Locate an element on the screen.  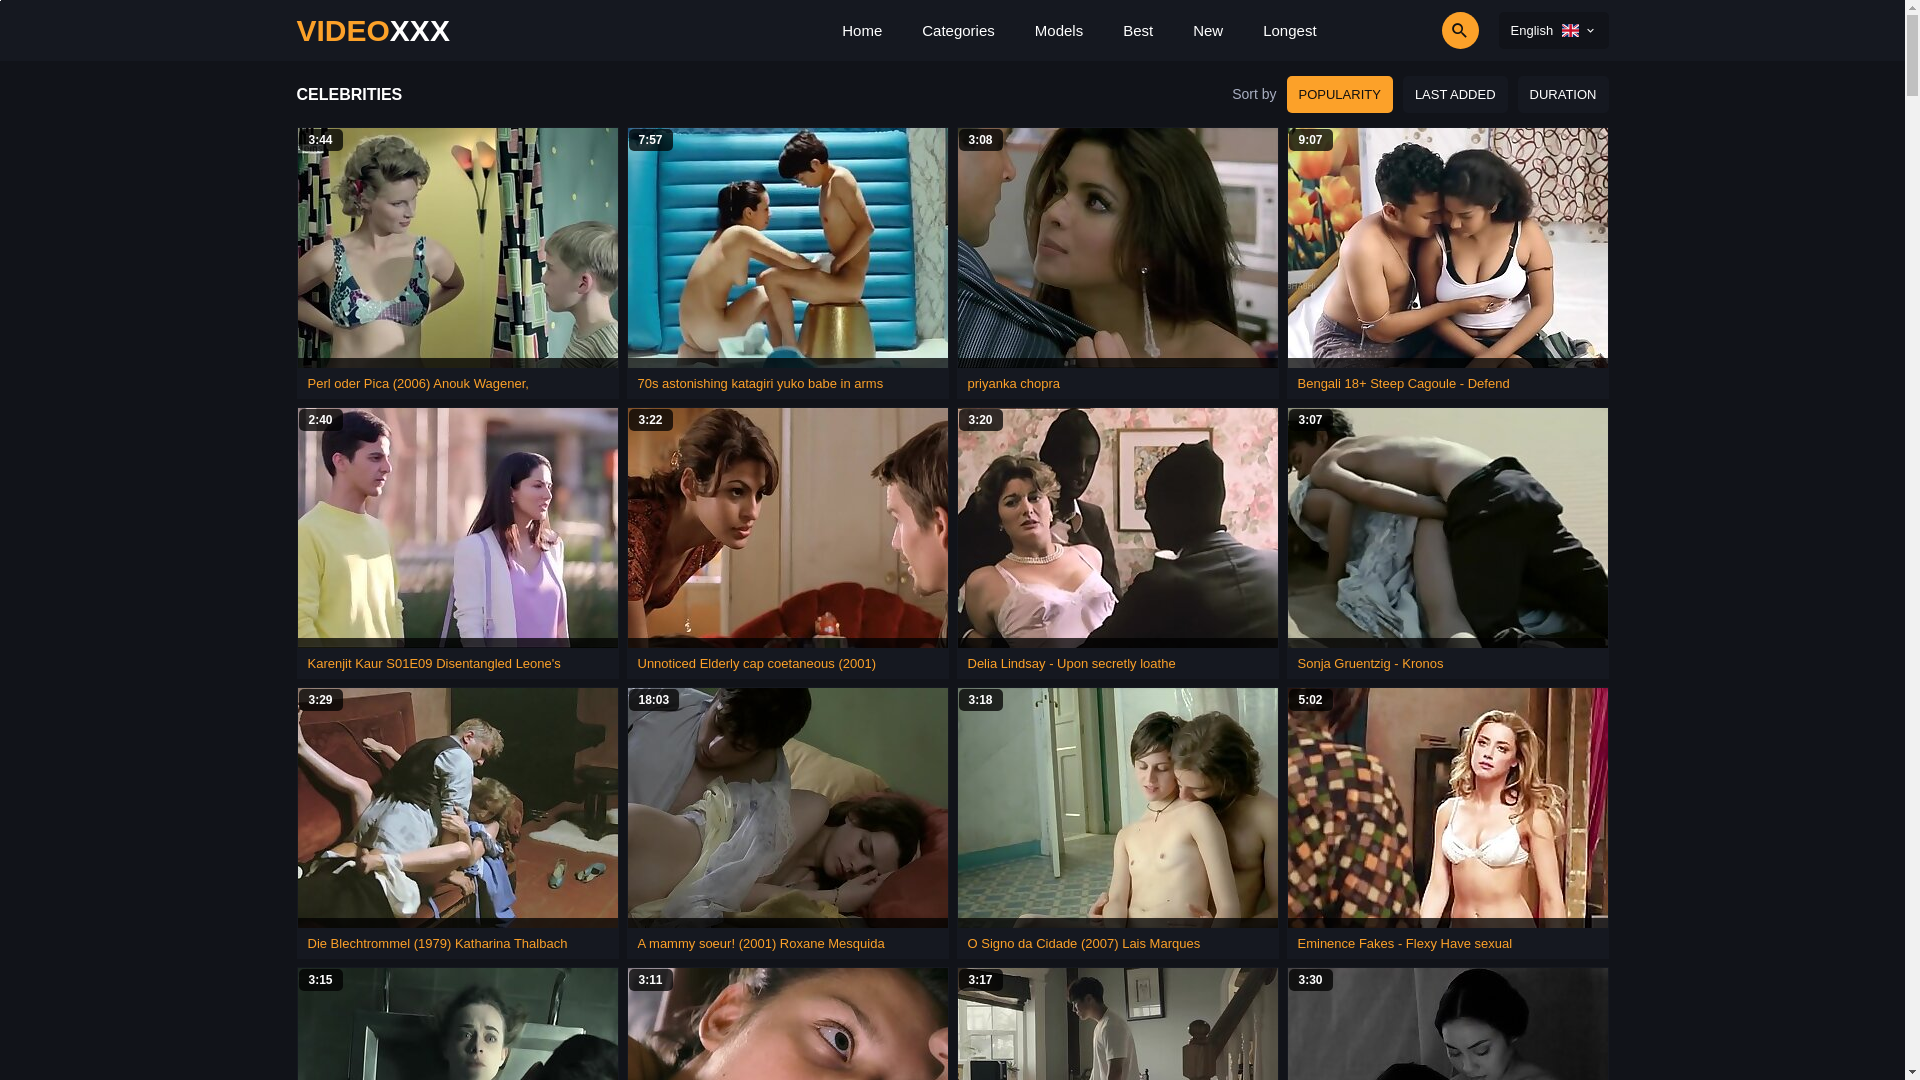
'priyanka chopra' is located at coordinates (1014, 383).